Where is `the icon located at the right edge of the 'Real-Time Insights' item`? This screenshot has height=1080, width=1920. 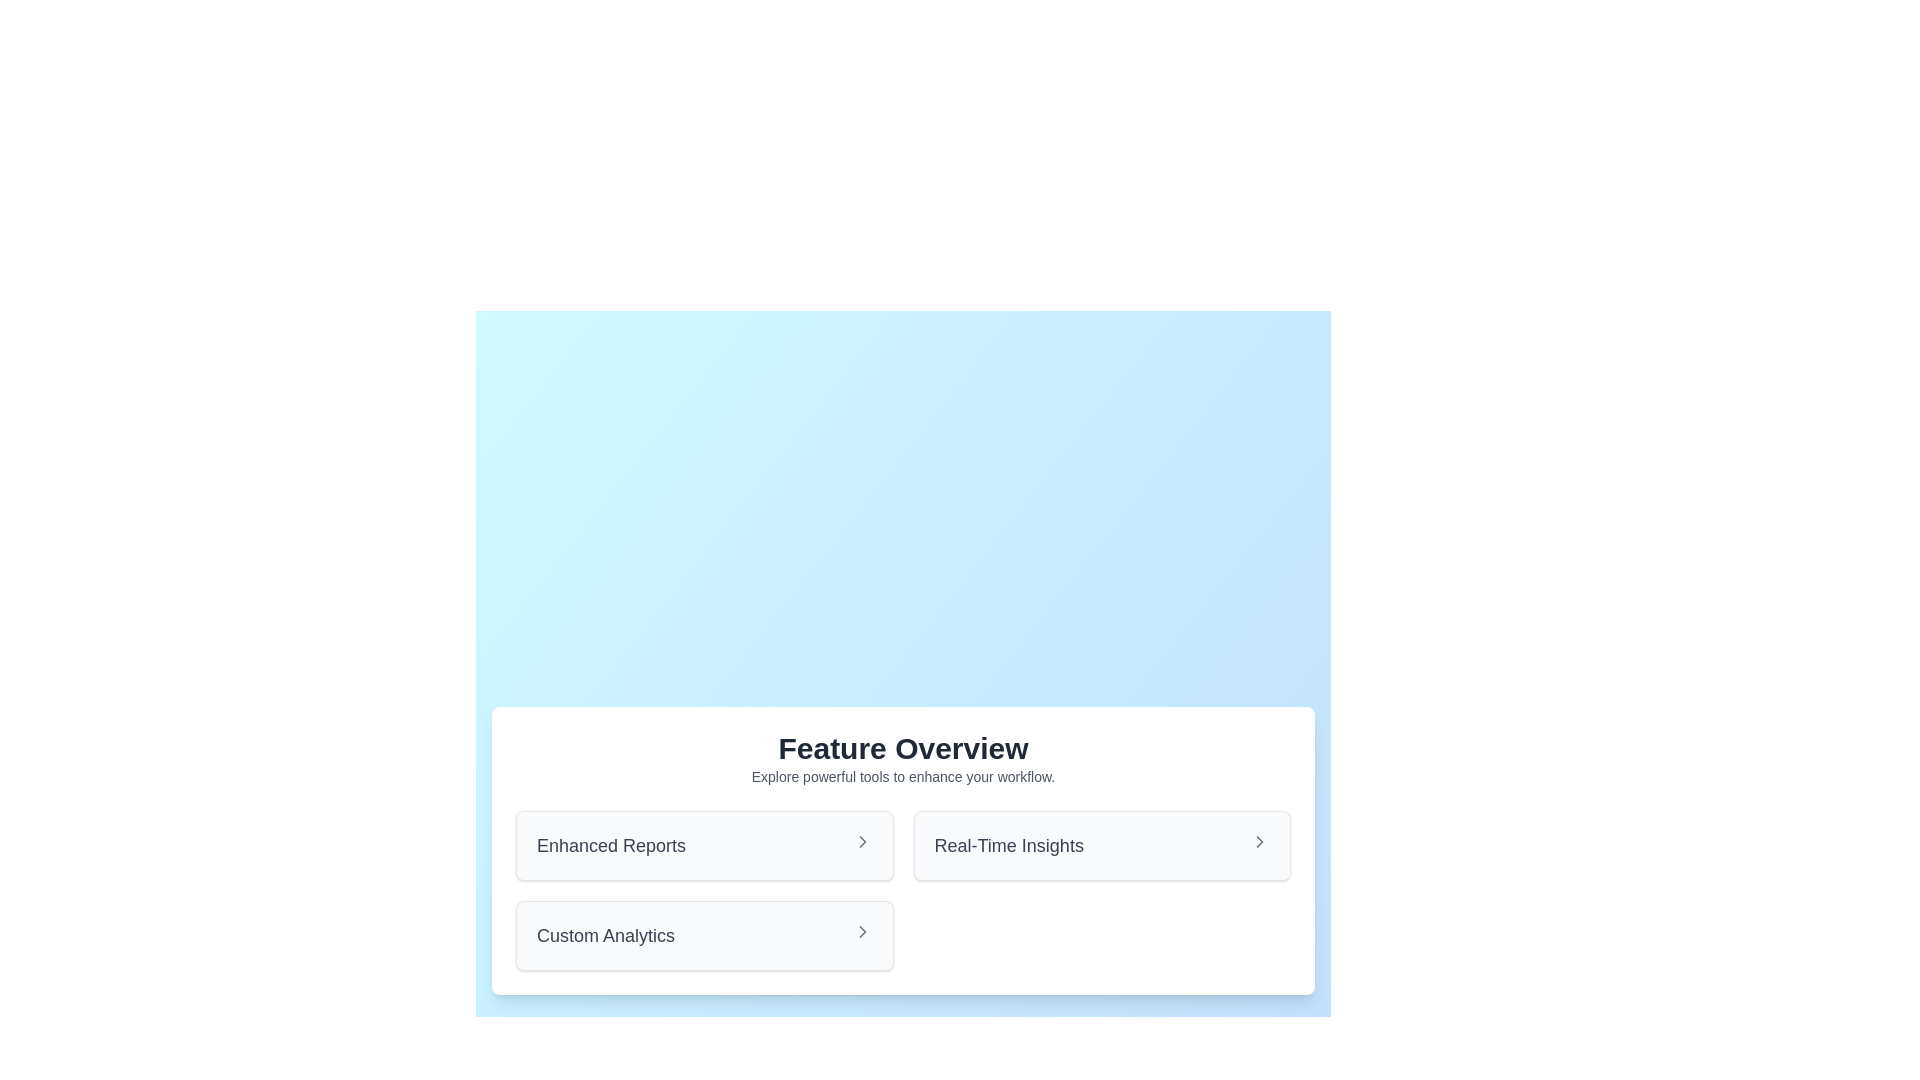
the icon located at the right edge of the 'Real-Time Insights' item is located at coordinates (1258, 841).